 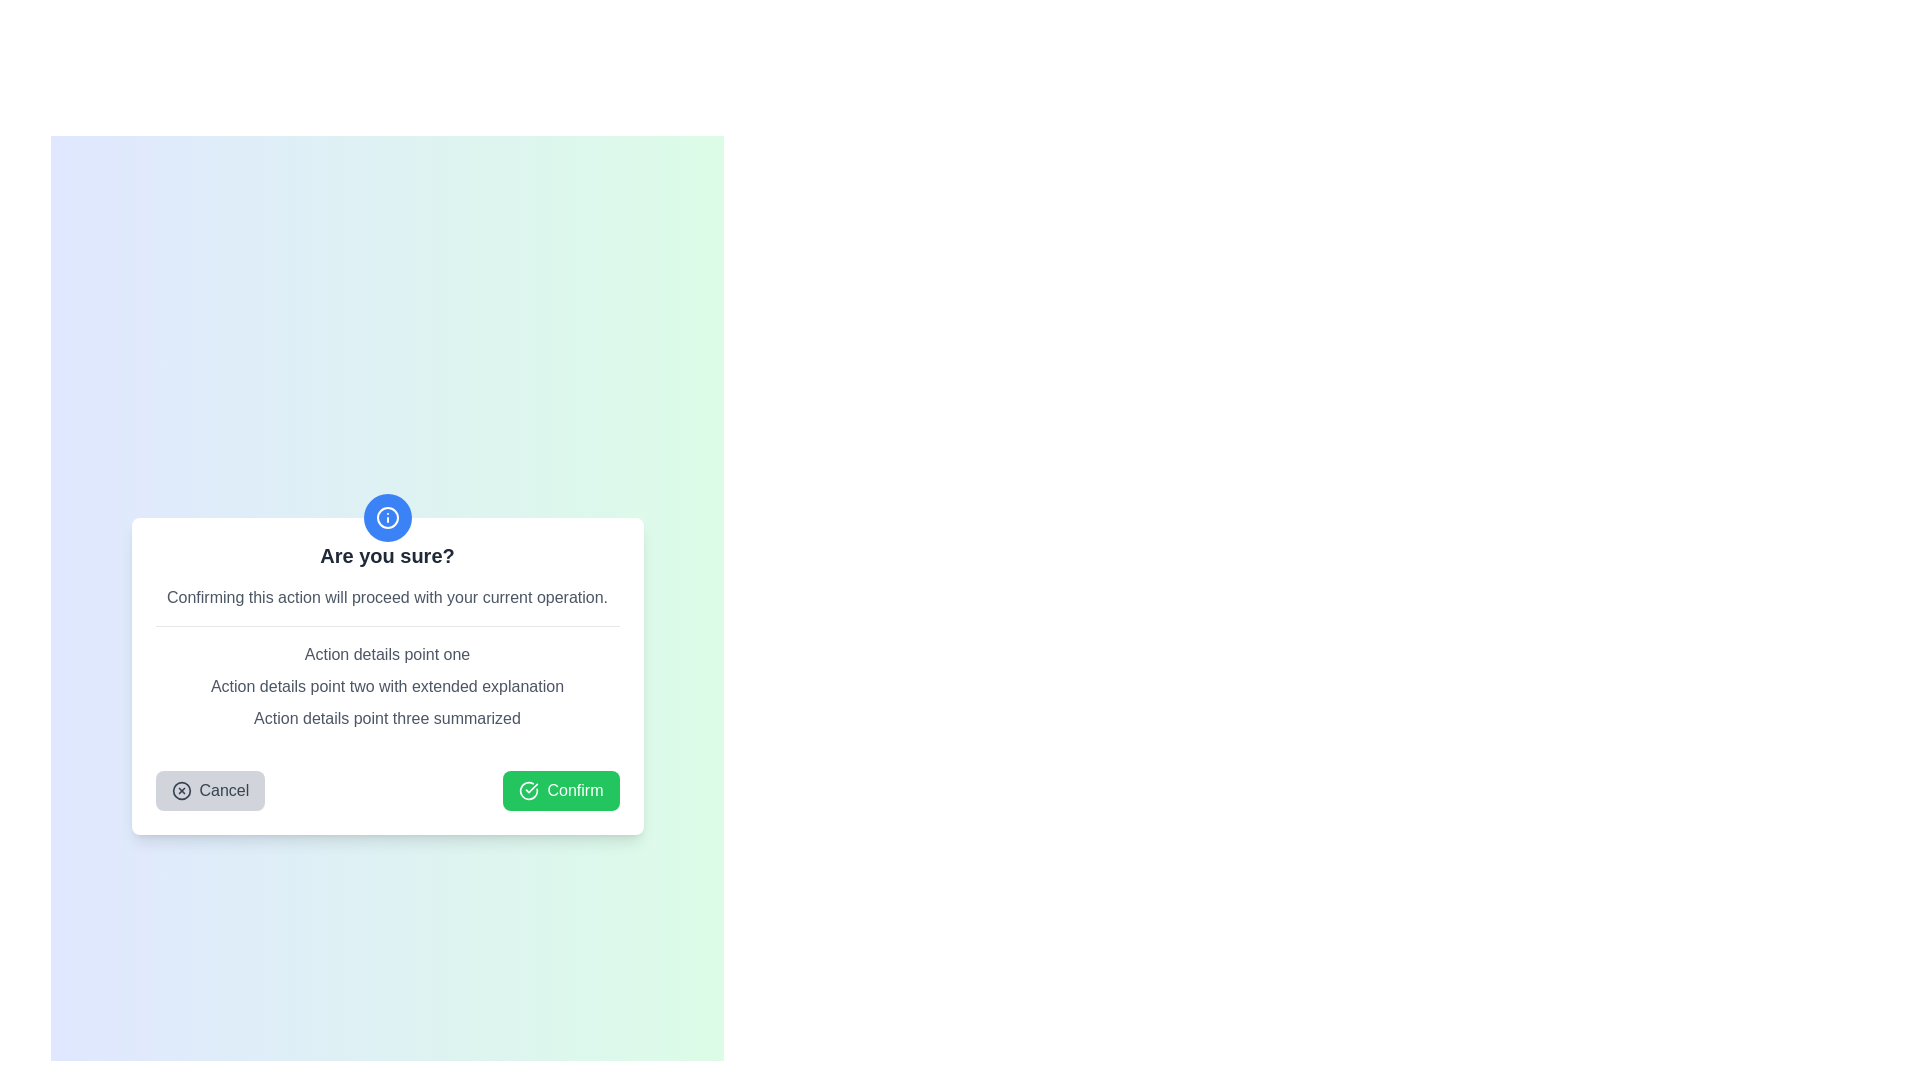 What do you see at coordinates (387, 516) in the screenshot?
I see `the circular information icon button, which has a vibrant blue background and a centered white 'i' icon, located at the top-center of the dialog box above the title 'Are you sure?'` at bounding box center [387, 516].